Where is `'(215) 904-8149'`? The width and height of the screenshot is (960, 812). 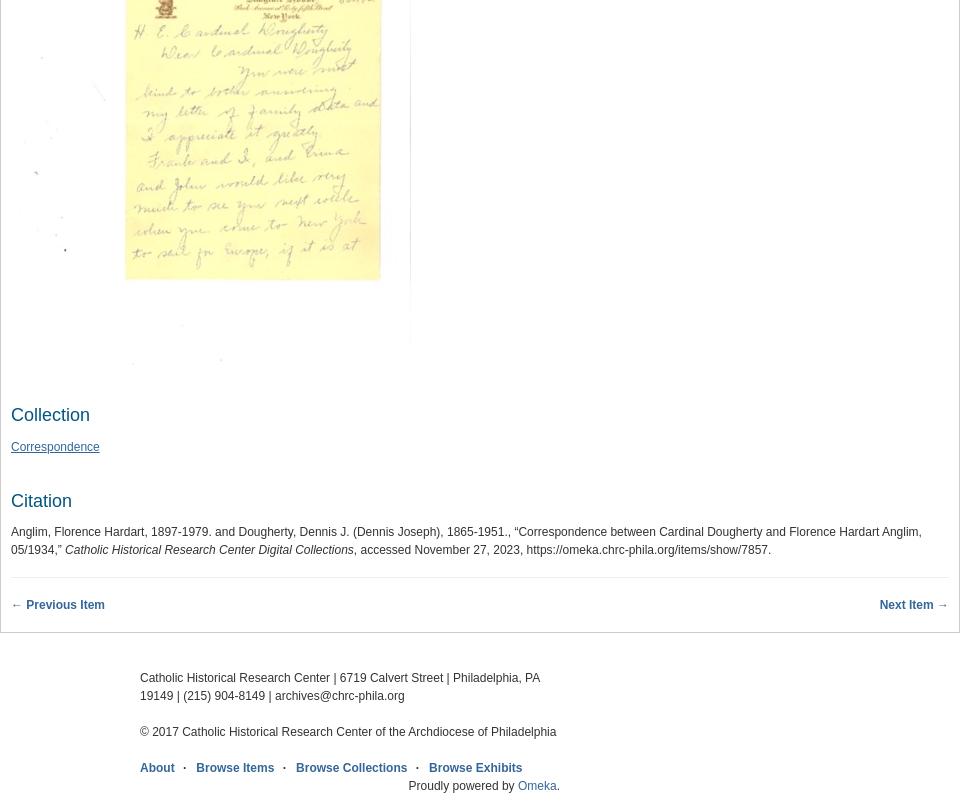 '(215) 904-8149' is located at coordinates (182, 695).